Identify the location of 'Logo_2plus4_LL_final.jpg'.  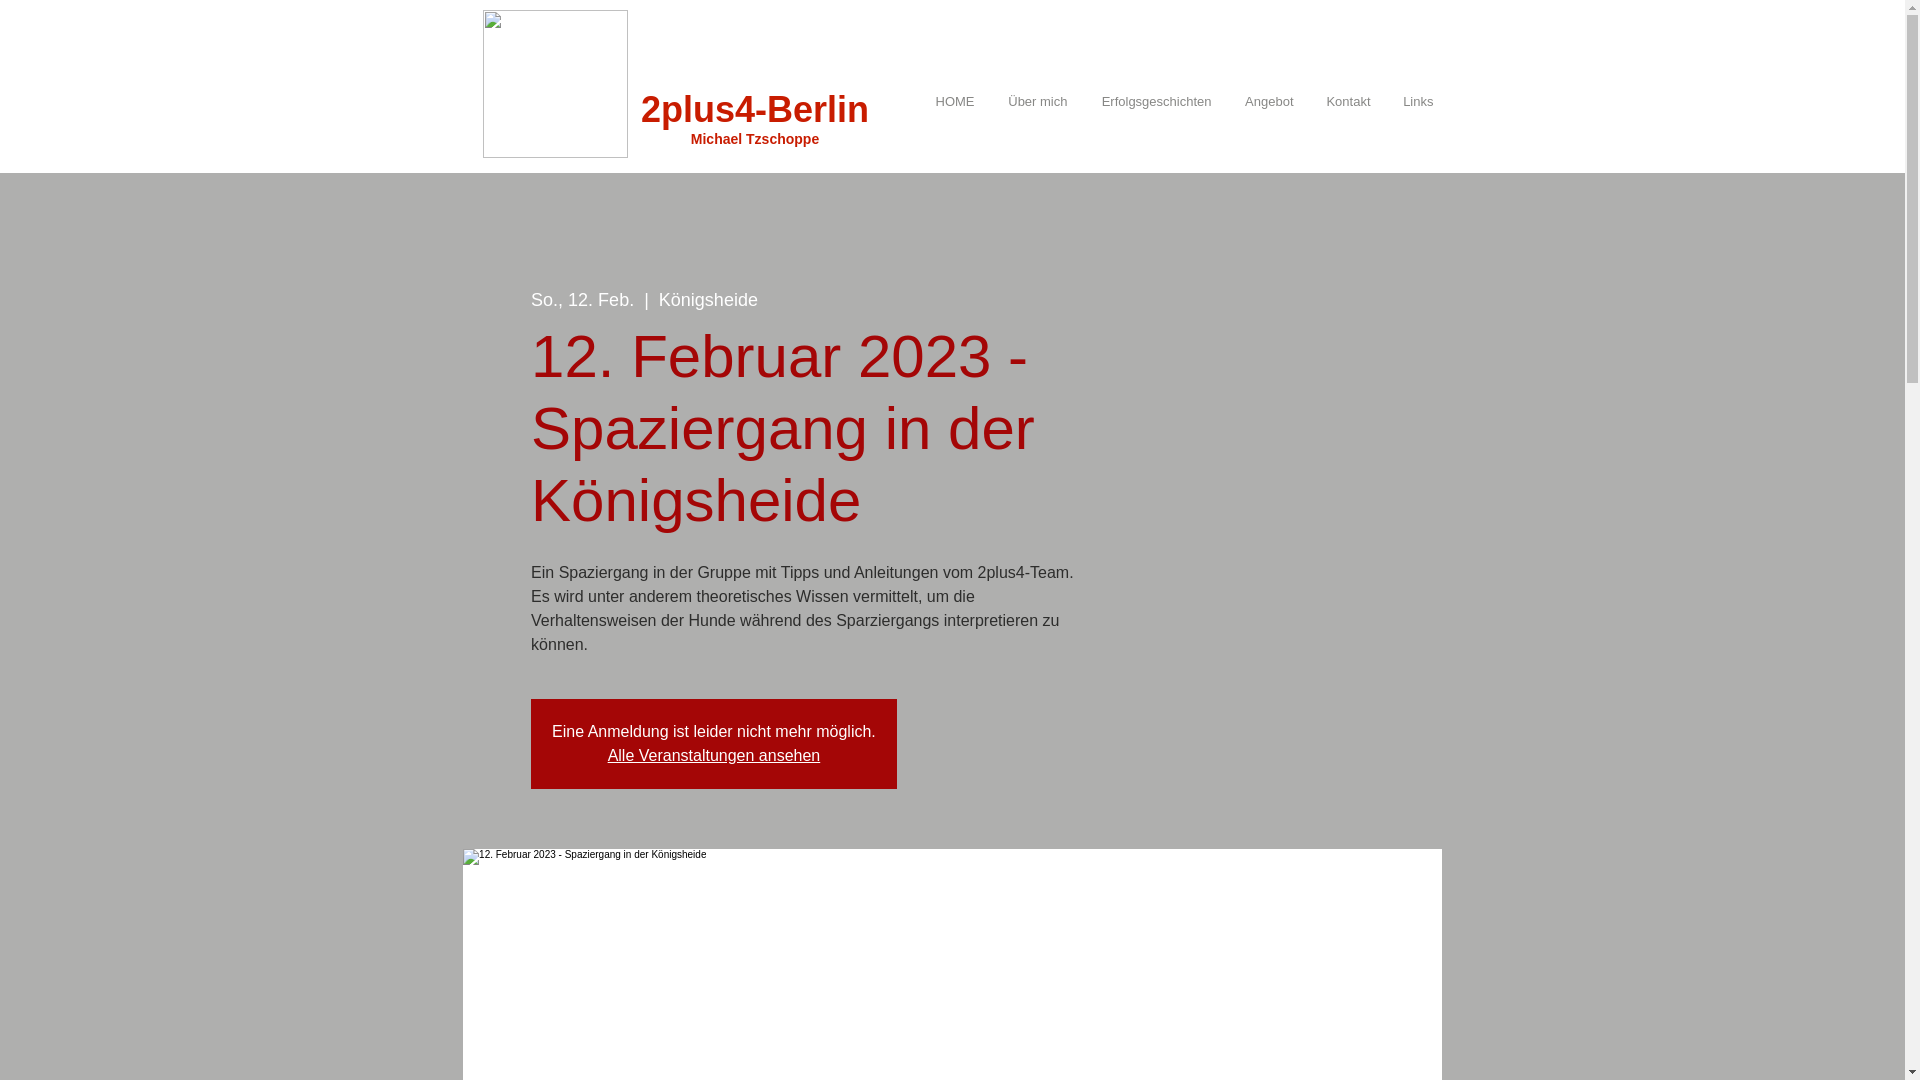
(554, 83).